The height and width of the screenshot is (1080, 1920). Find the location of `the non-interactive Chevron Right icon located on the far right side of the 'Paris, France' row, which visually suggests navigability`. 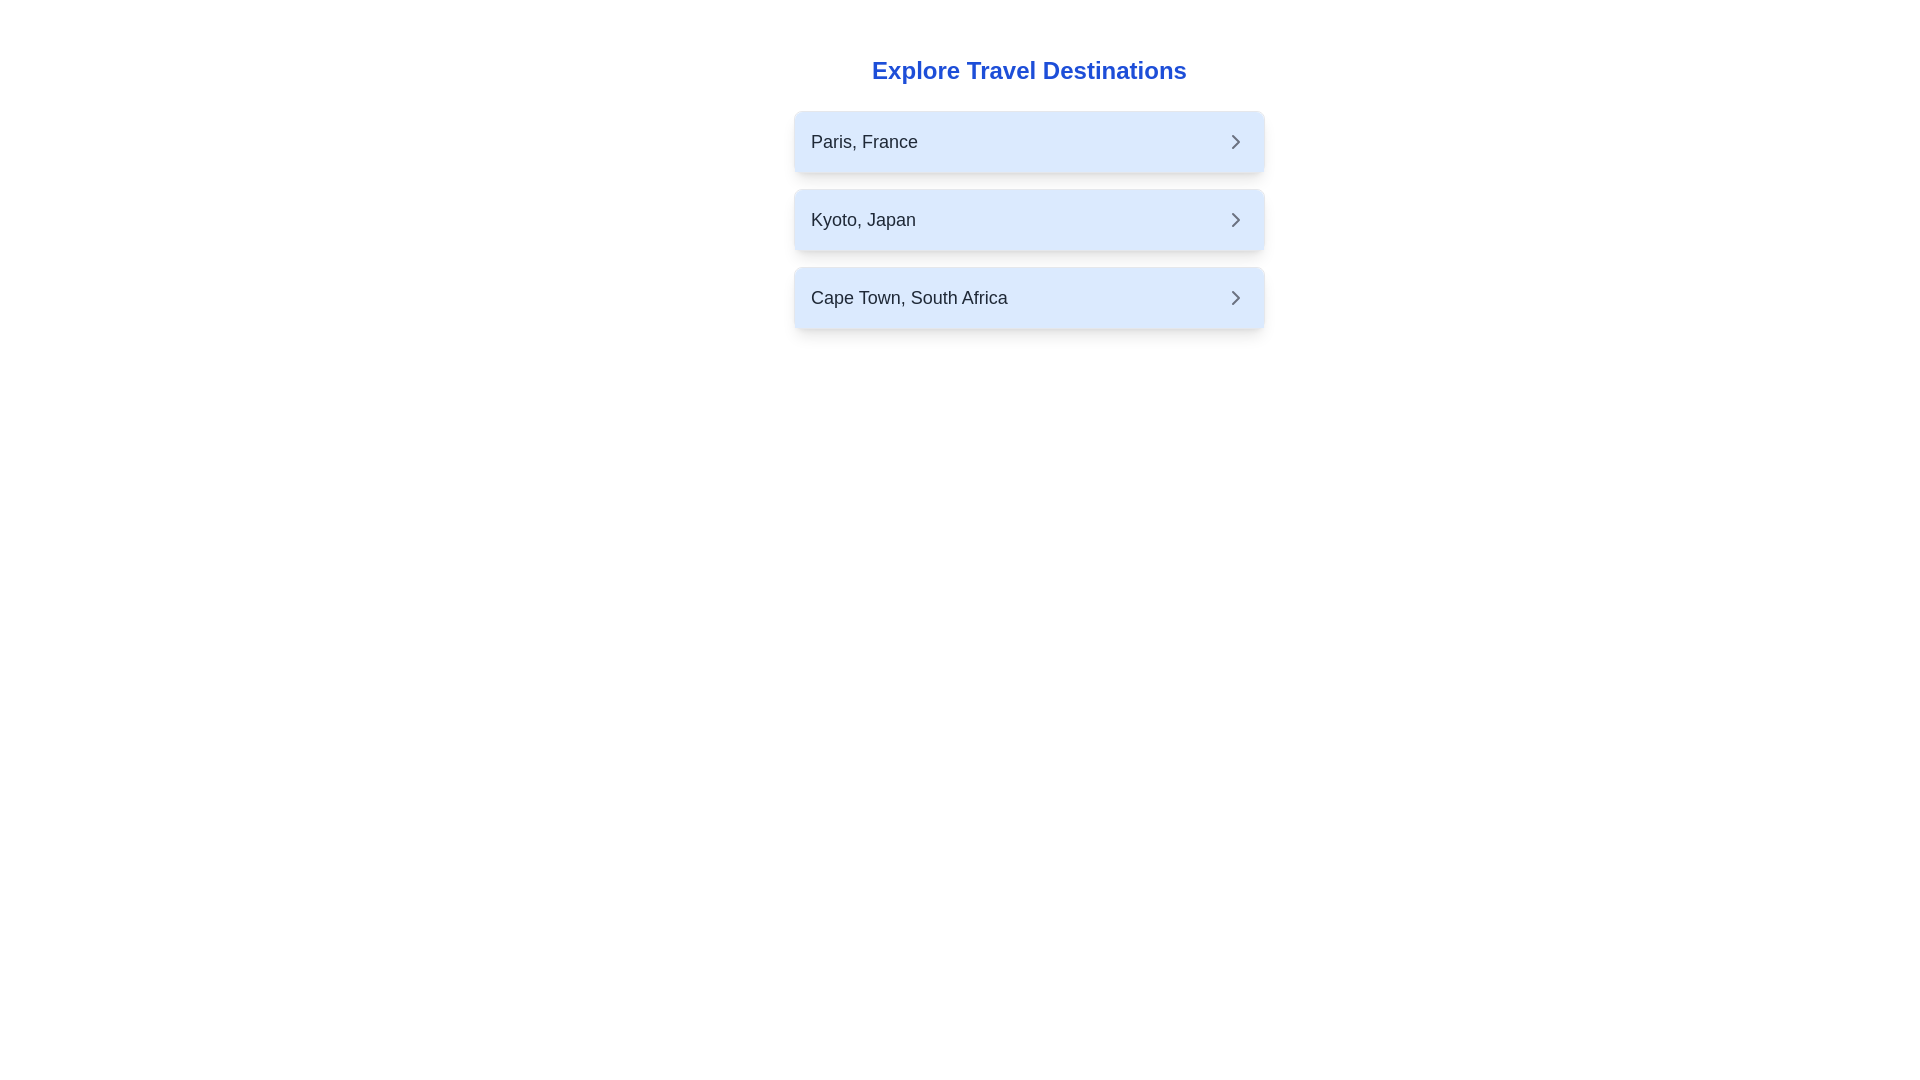

the non-interactive Chevron Right icon located on the far right side of the 'Paris, France' row, which visually suggests navigability is located at coordinates (1235, 141).